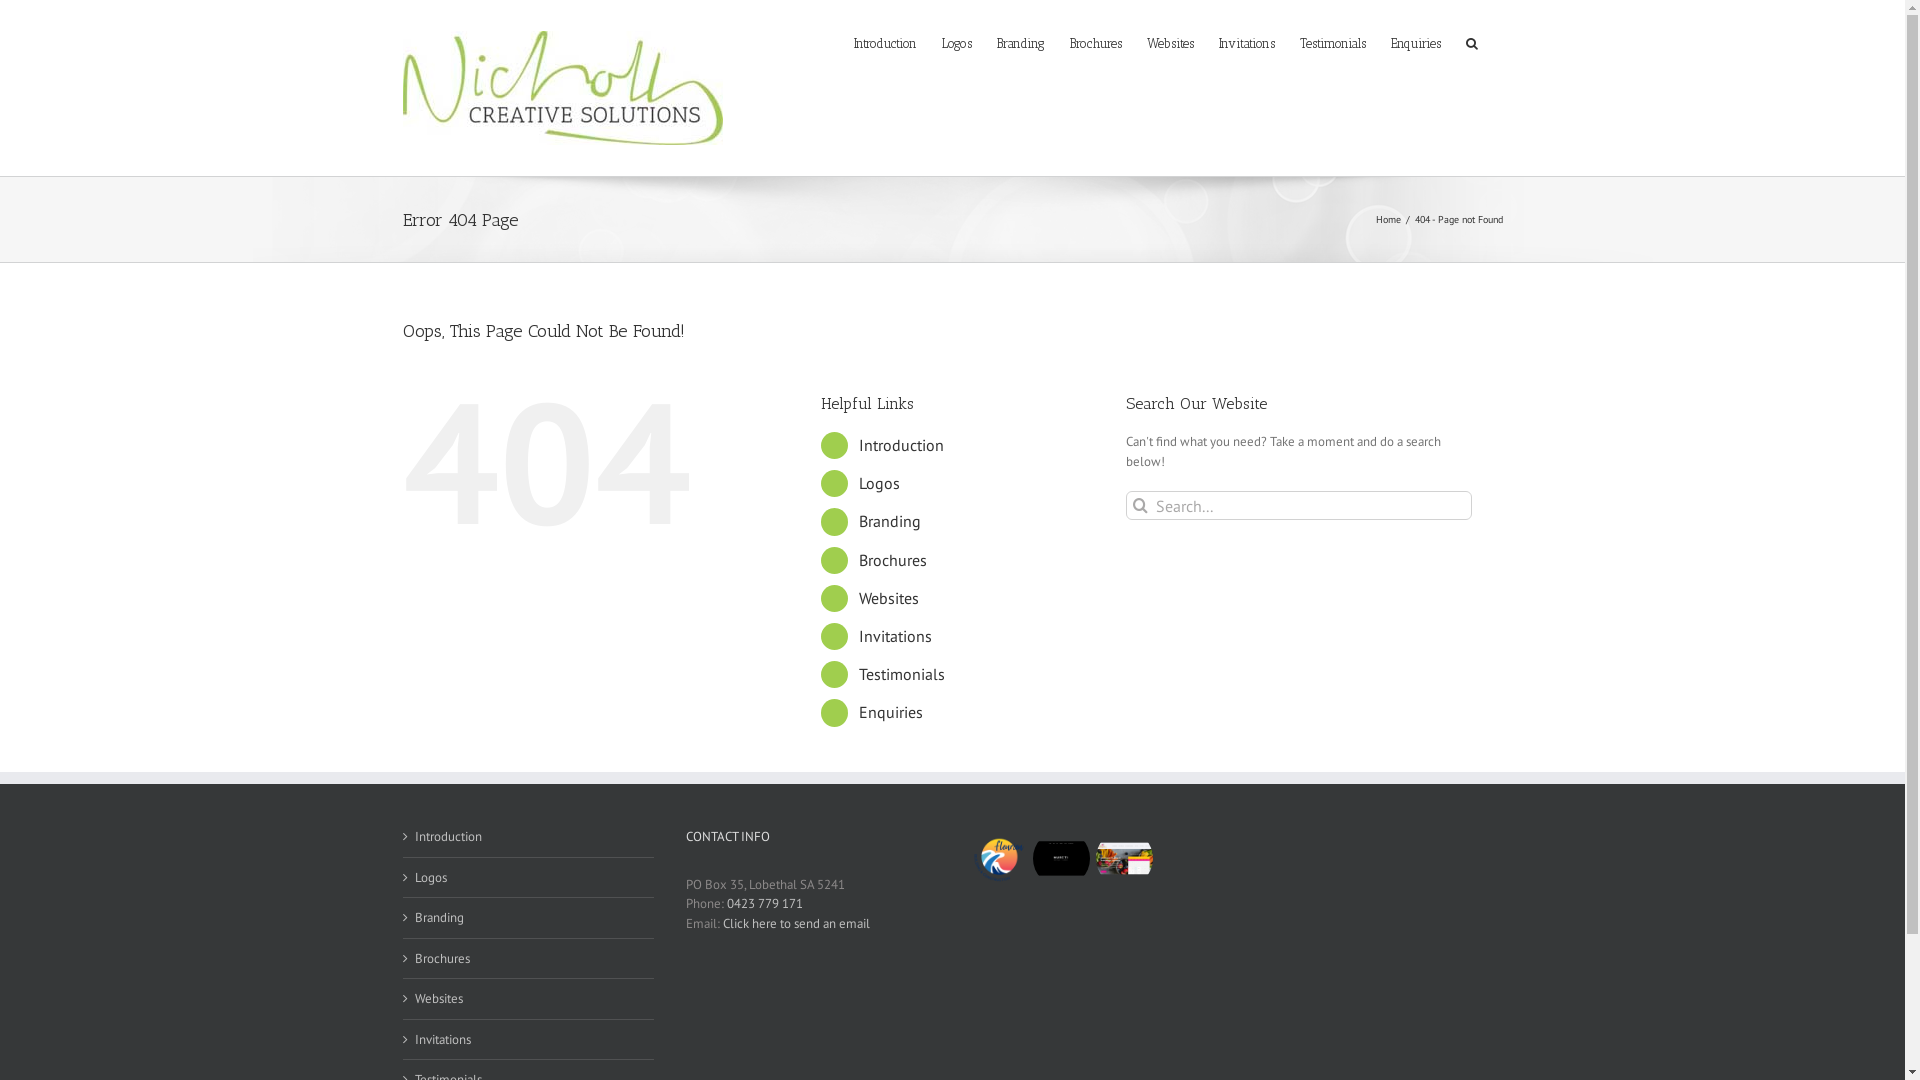 This screenshot has height=1080, width=1920. I want to click on 'Enquiries', so click(890, 711).